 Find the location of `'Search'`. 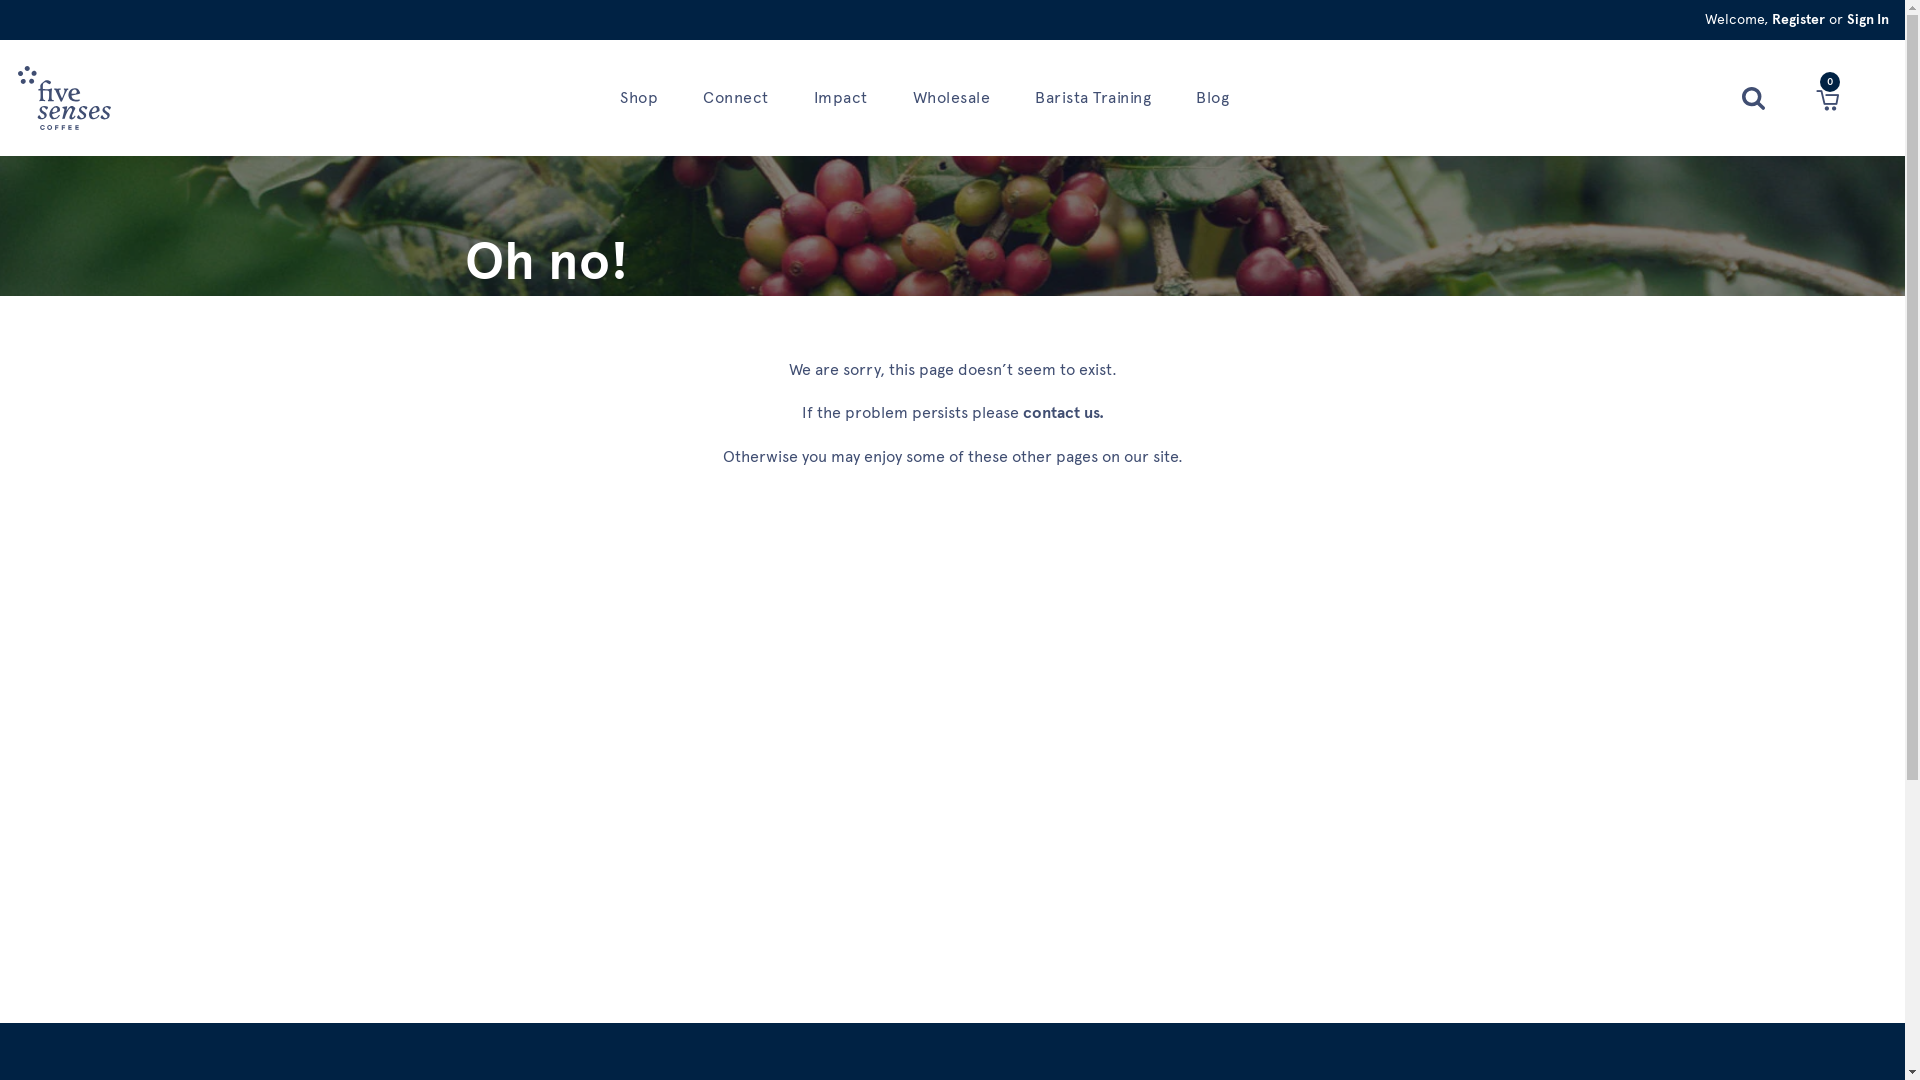

'Search' is located at coordinates (1752, 97).